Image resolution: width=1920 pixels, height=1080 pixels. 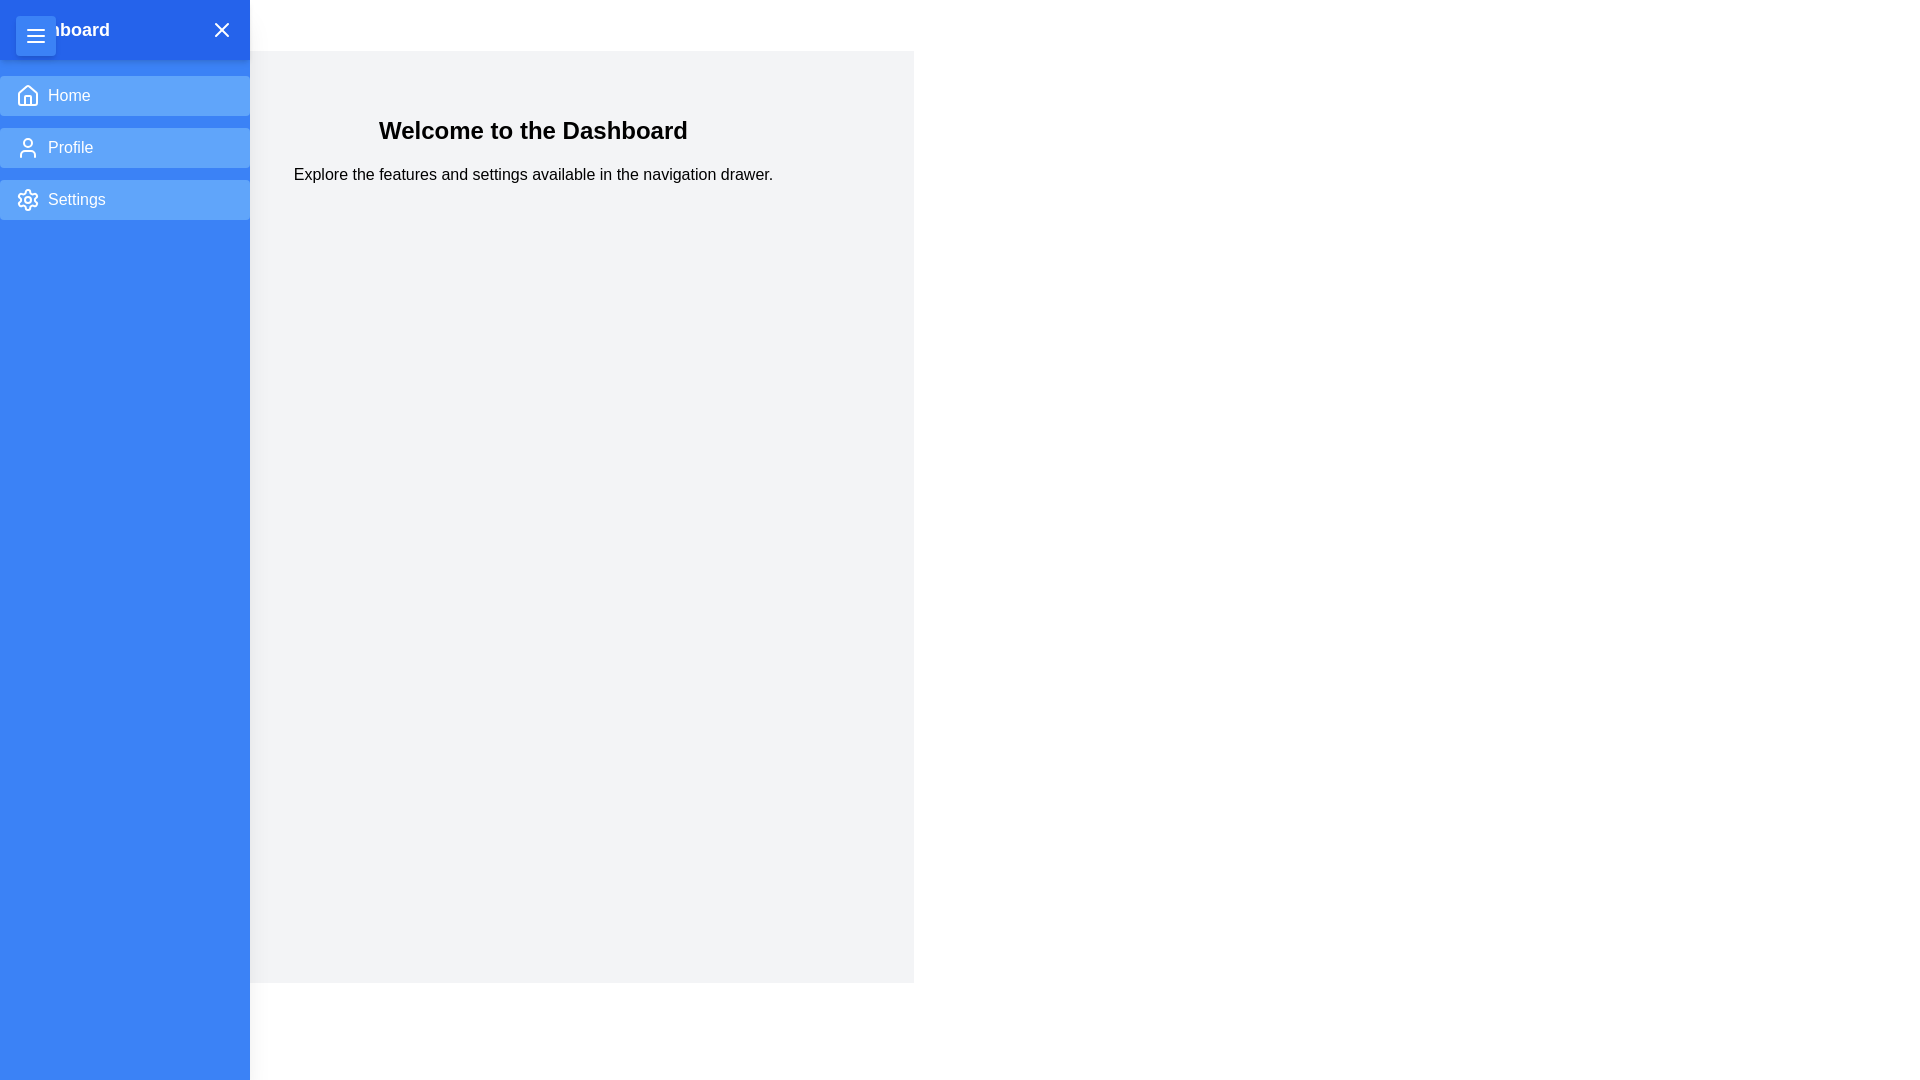 What do you see at coordinates (35, 35) in the screenshot?
I see `the button located in the top-left corner of the interface, adjacent to the 'Board' label` at bounding box center [35, 35].